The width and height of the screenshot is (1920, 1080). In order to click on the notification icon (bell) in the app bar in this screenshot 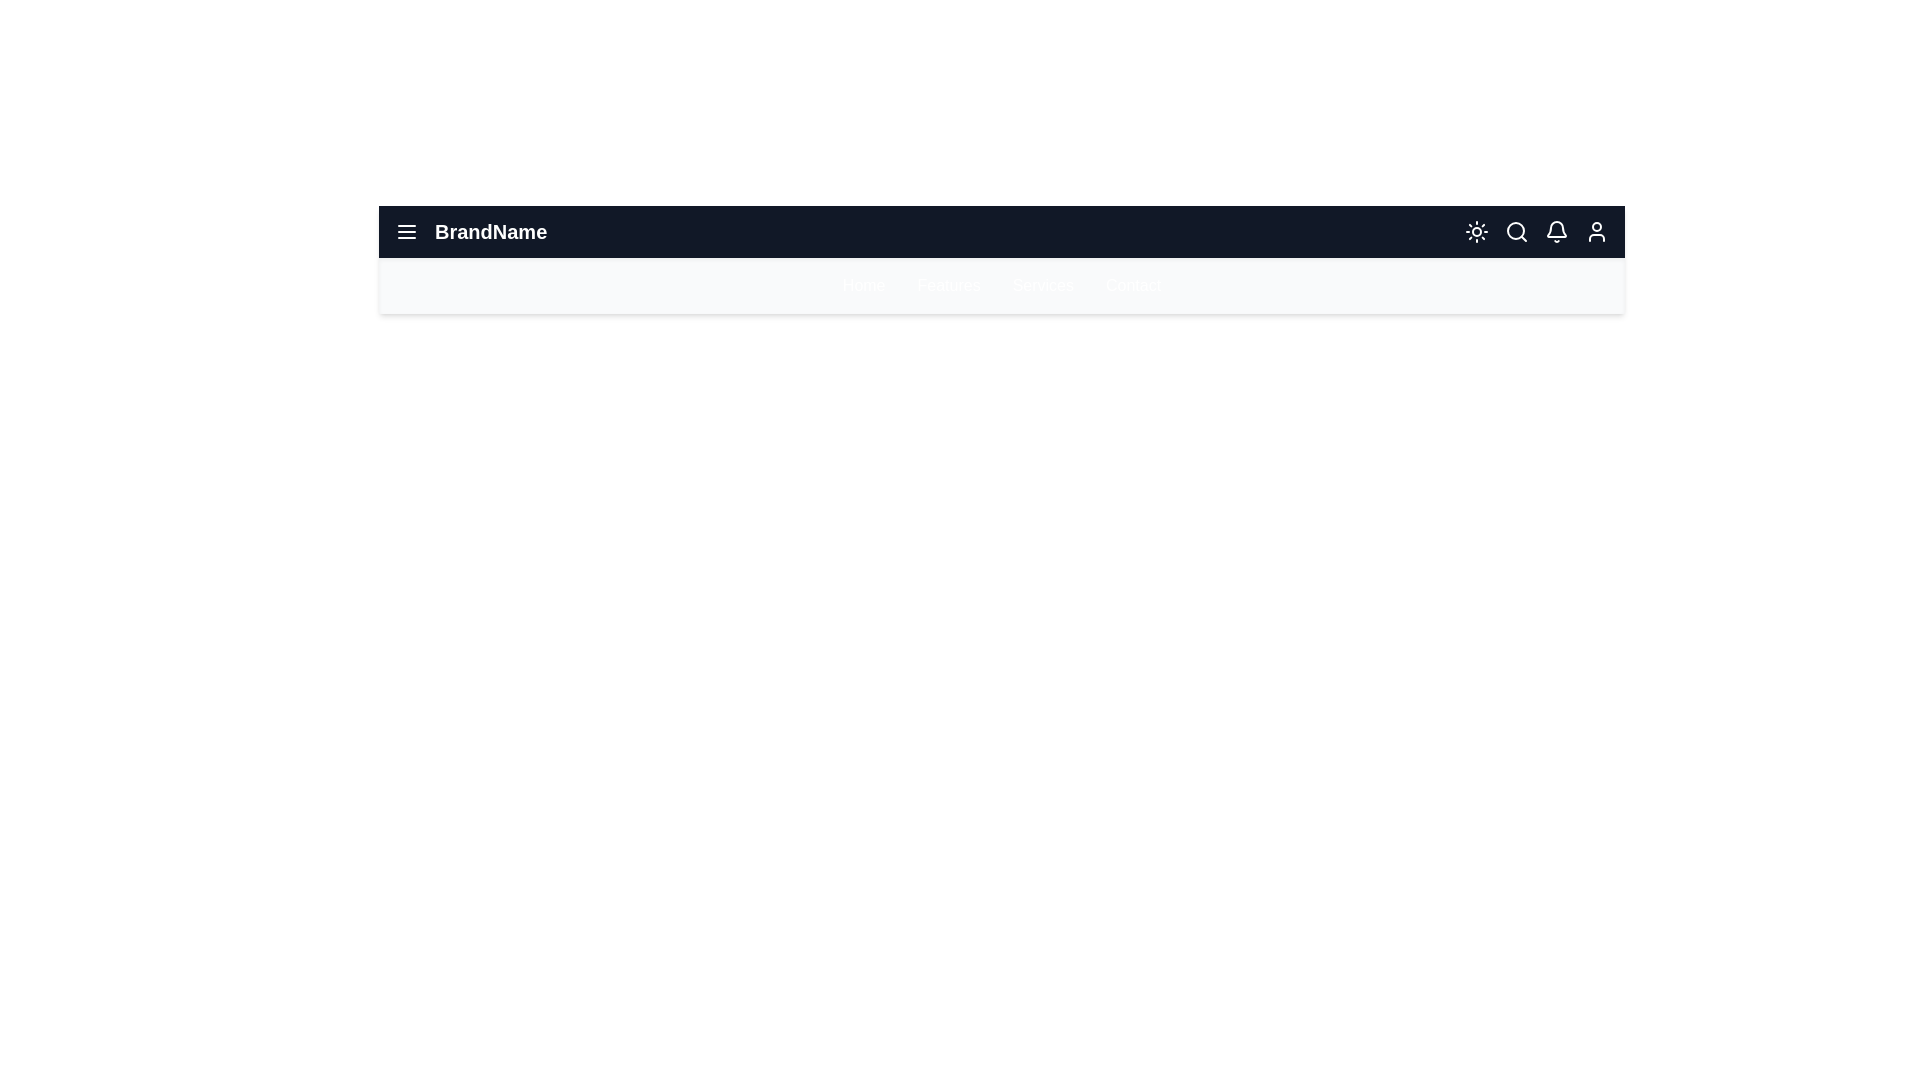, I will do `click(1555, 230)`.